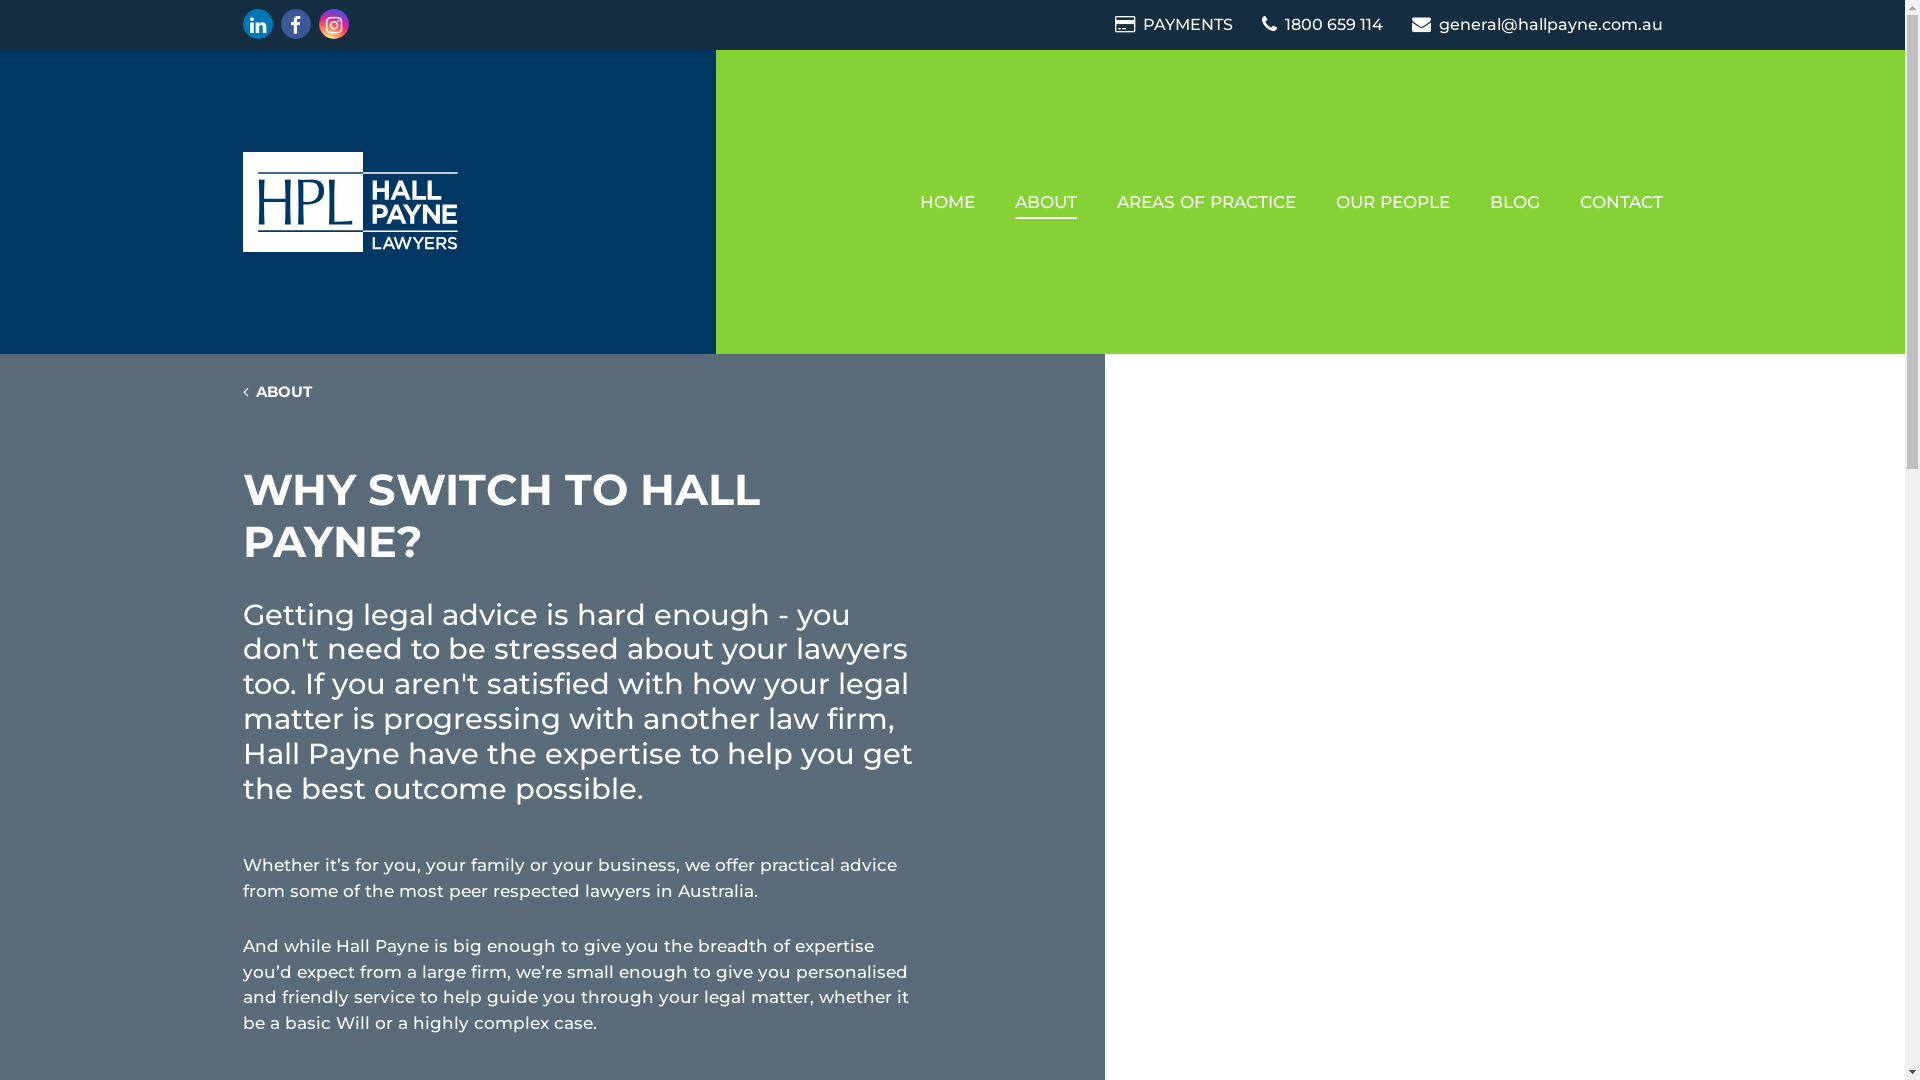  What do you see at coordinates (332, 23) in the screenshot?
I see `'Instagram'` at bounding box center [332, 23].